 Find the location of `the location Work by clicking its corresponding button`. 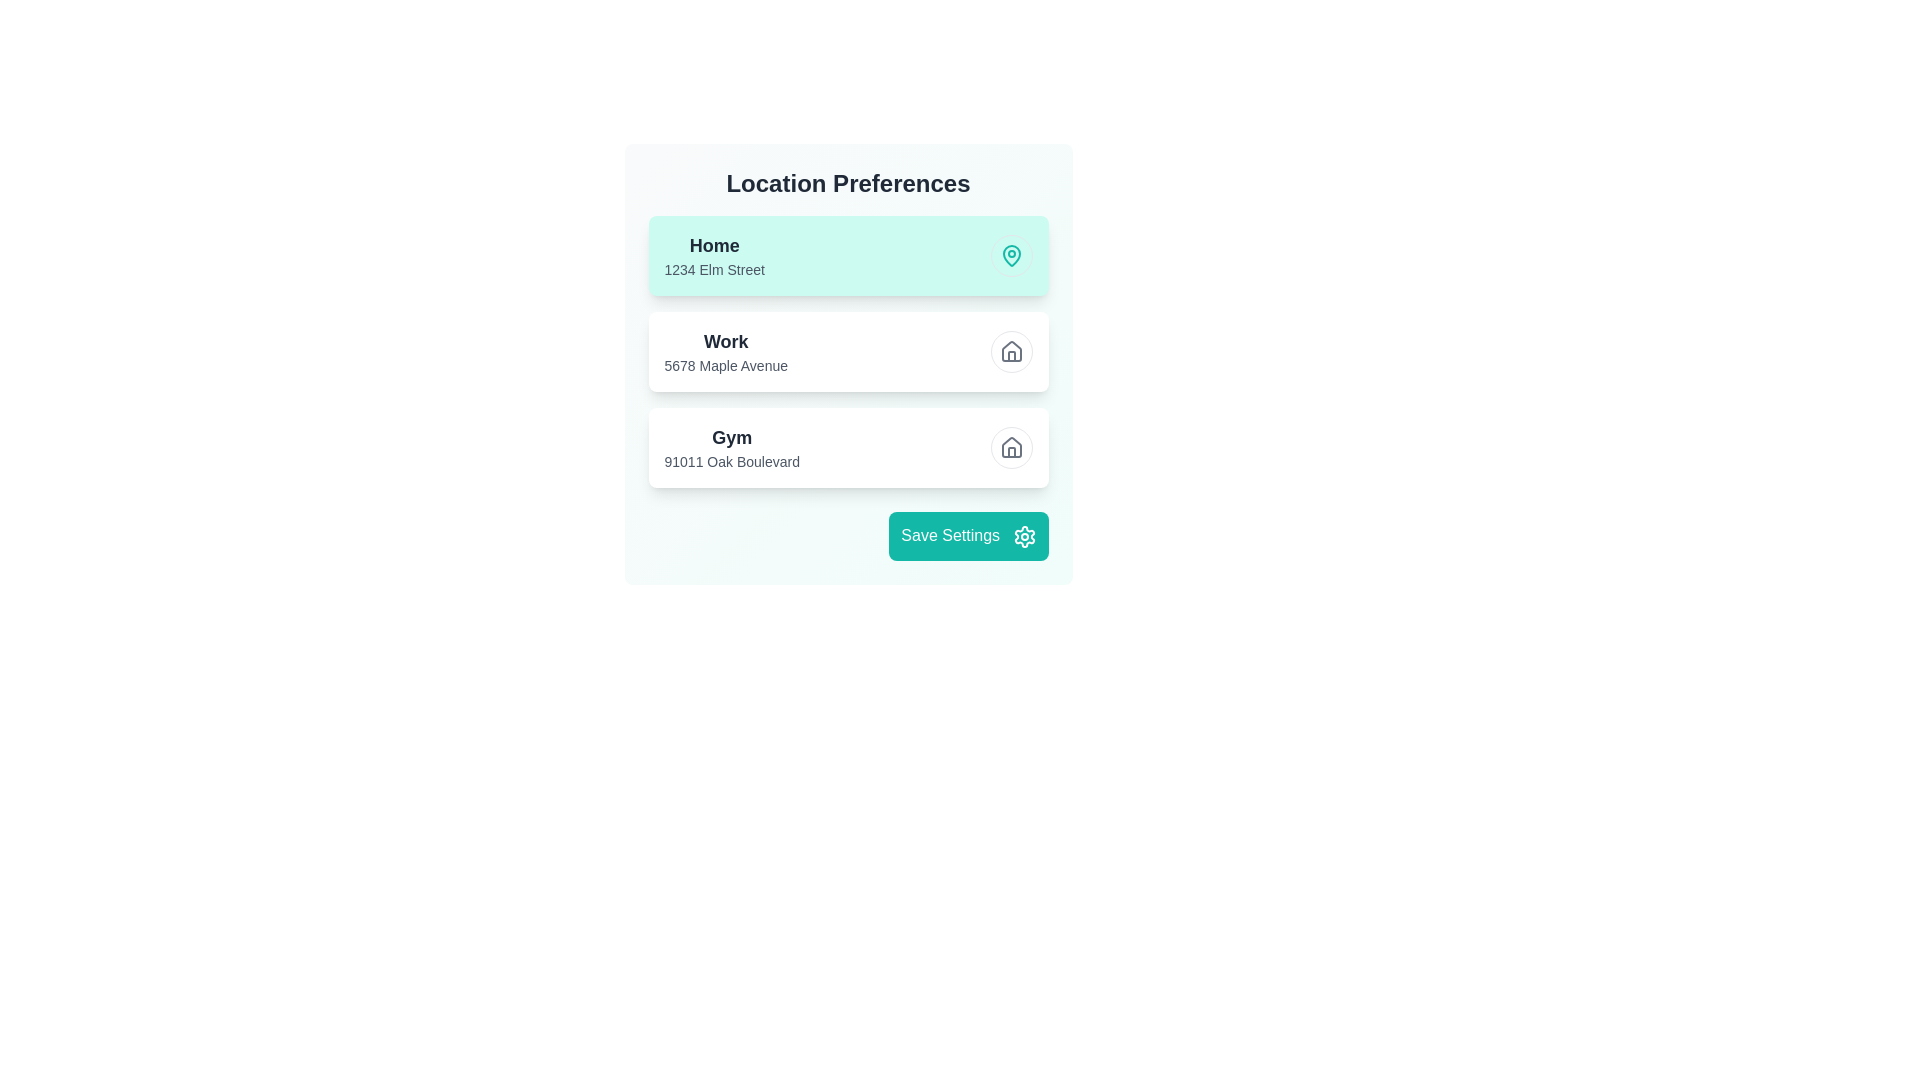

the location Work by clicking its corresponding button is located at coordinates (1011, 350).